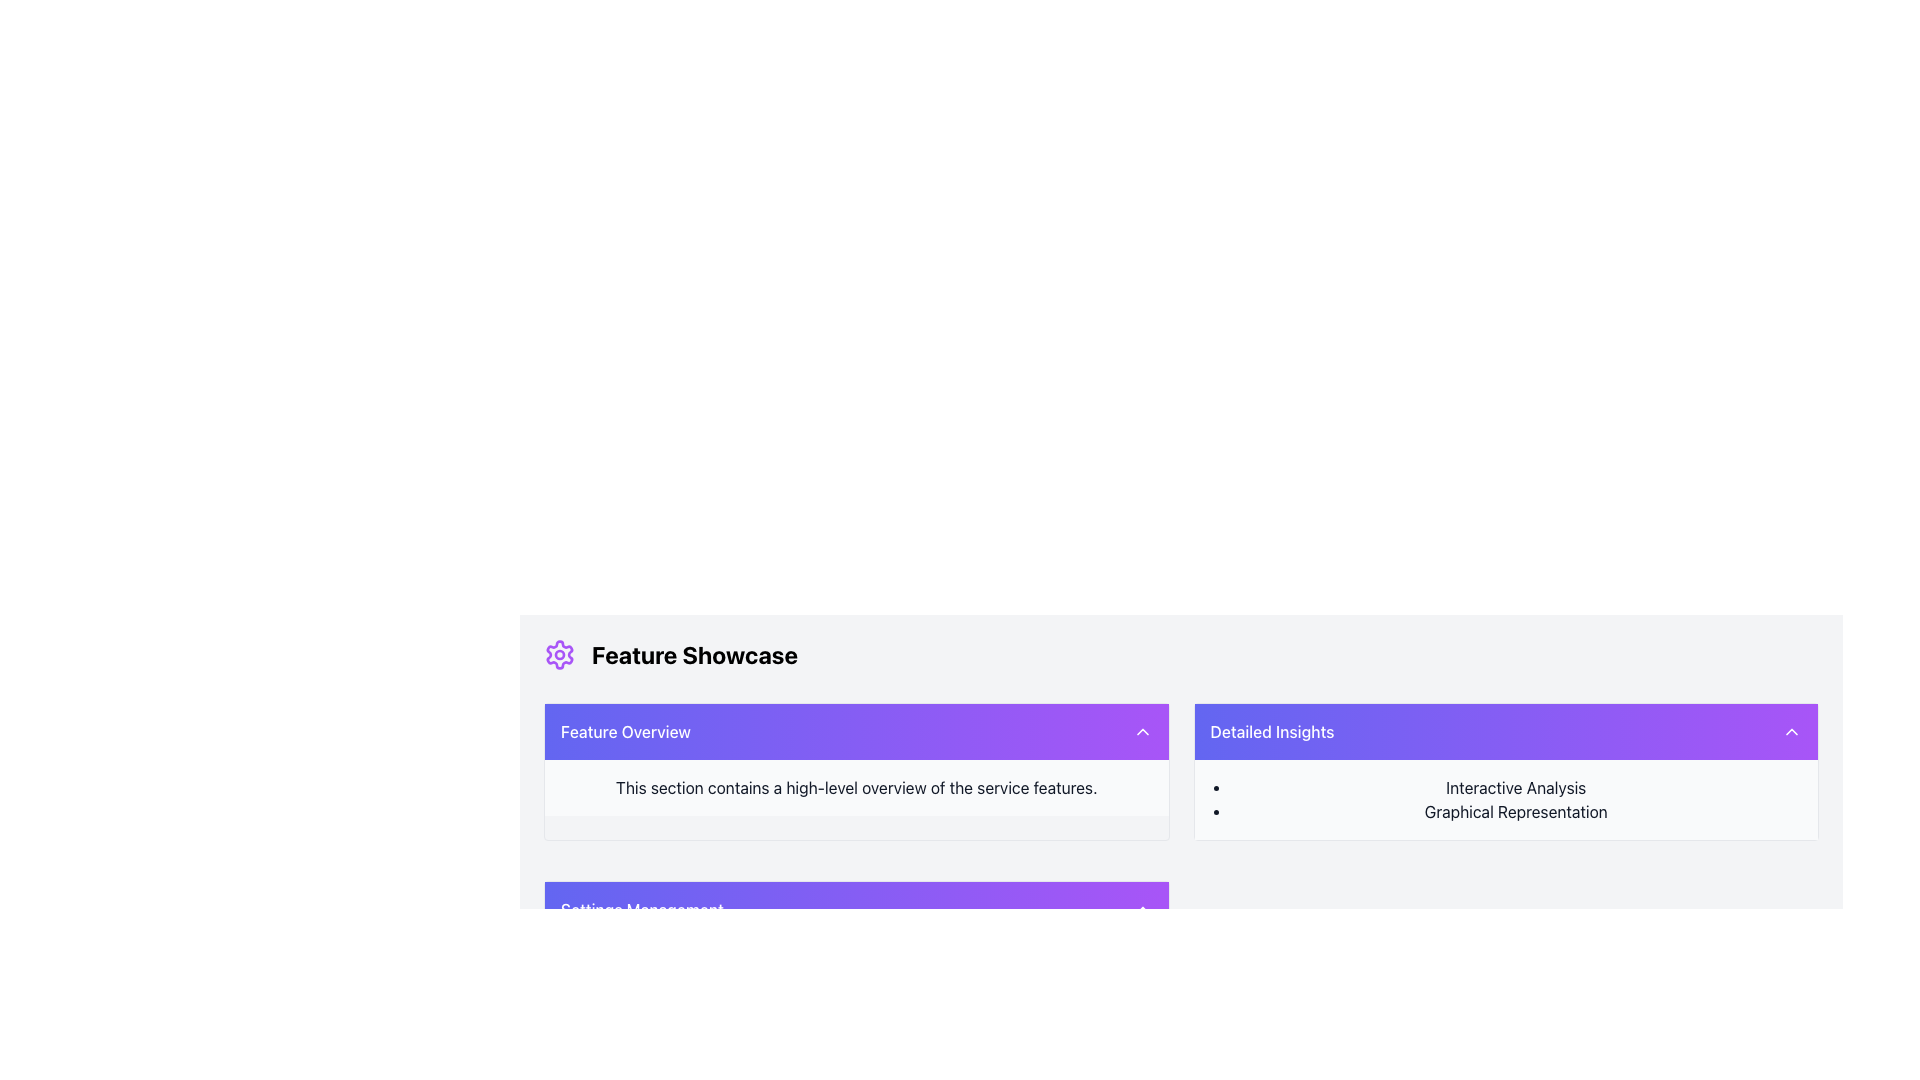 The image size is (1920, 1080). Describe the element at coordinates (1142, 910) in the screenshot. I see `the upward-pointing chevron icon with a gradient purple background located on the right side of the 'Settings Management' header` at that location.